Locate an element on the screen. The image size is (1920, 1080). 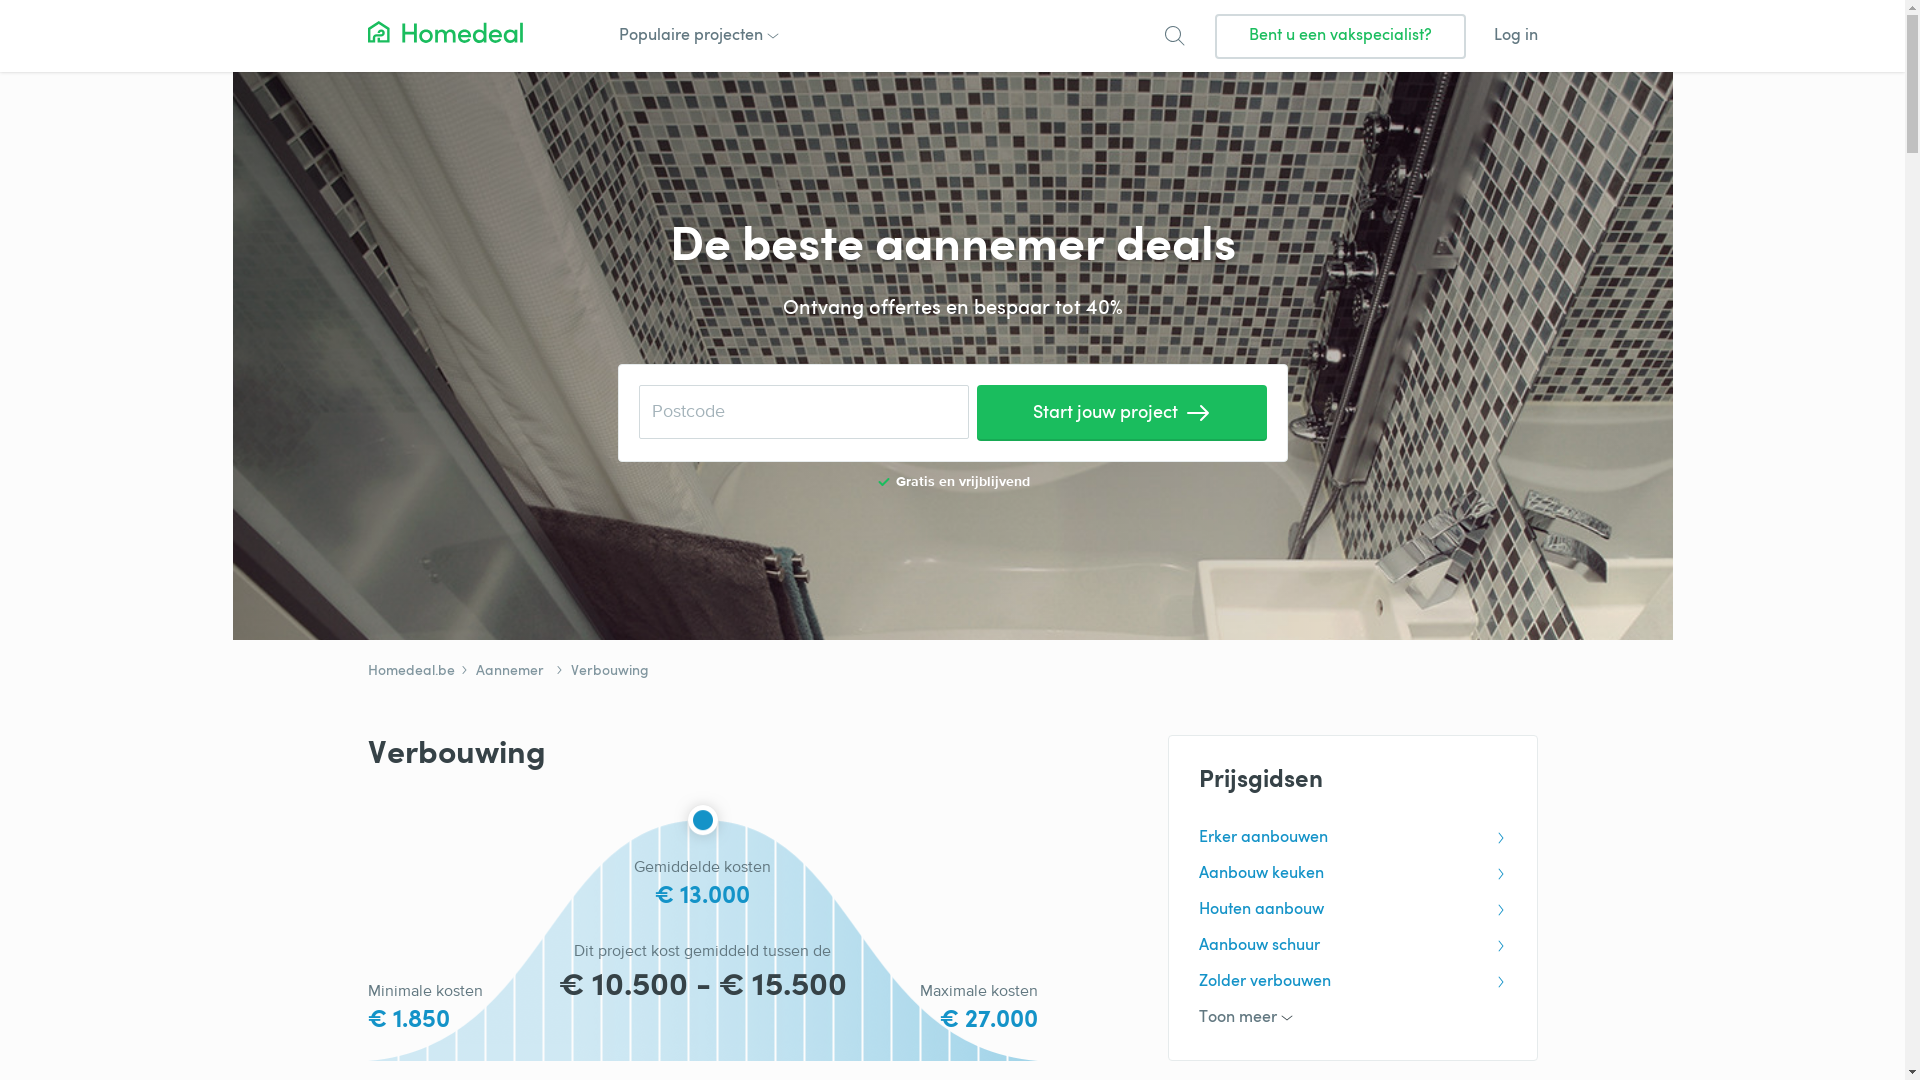
'Zolder verbouwen' is located at coordinates (1352, 981).